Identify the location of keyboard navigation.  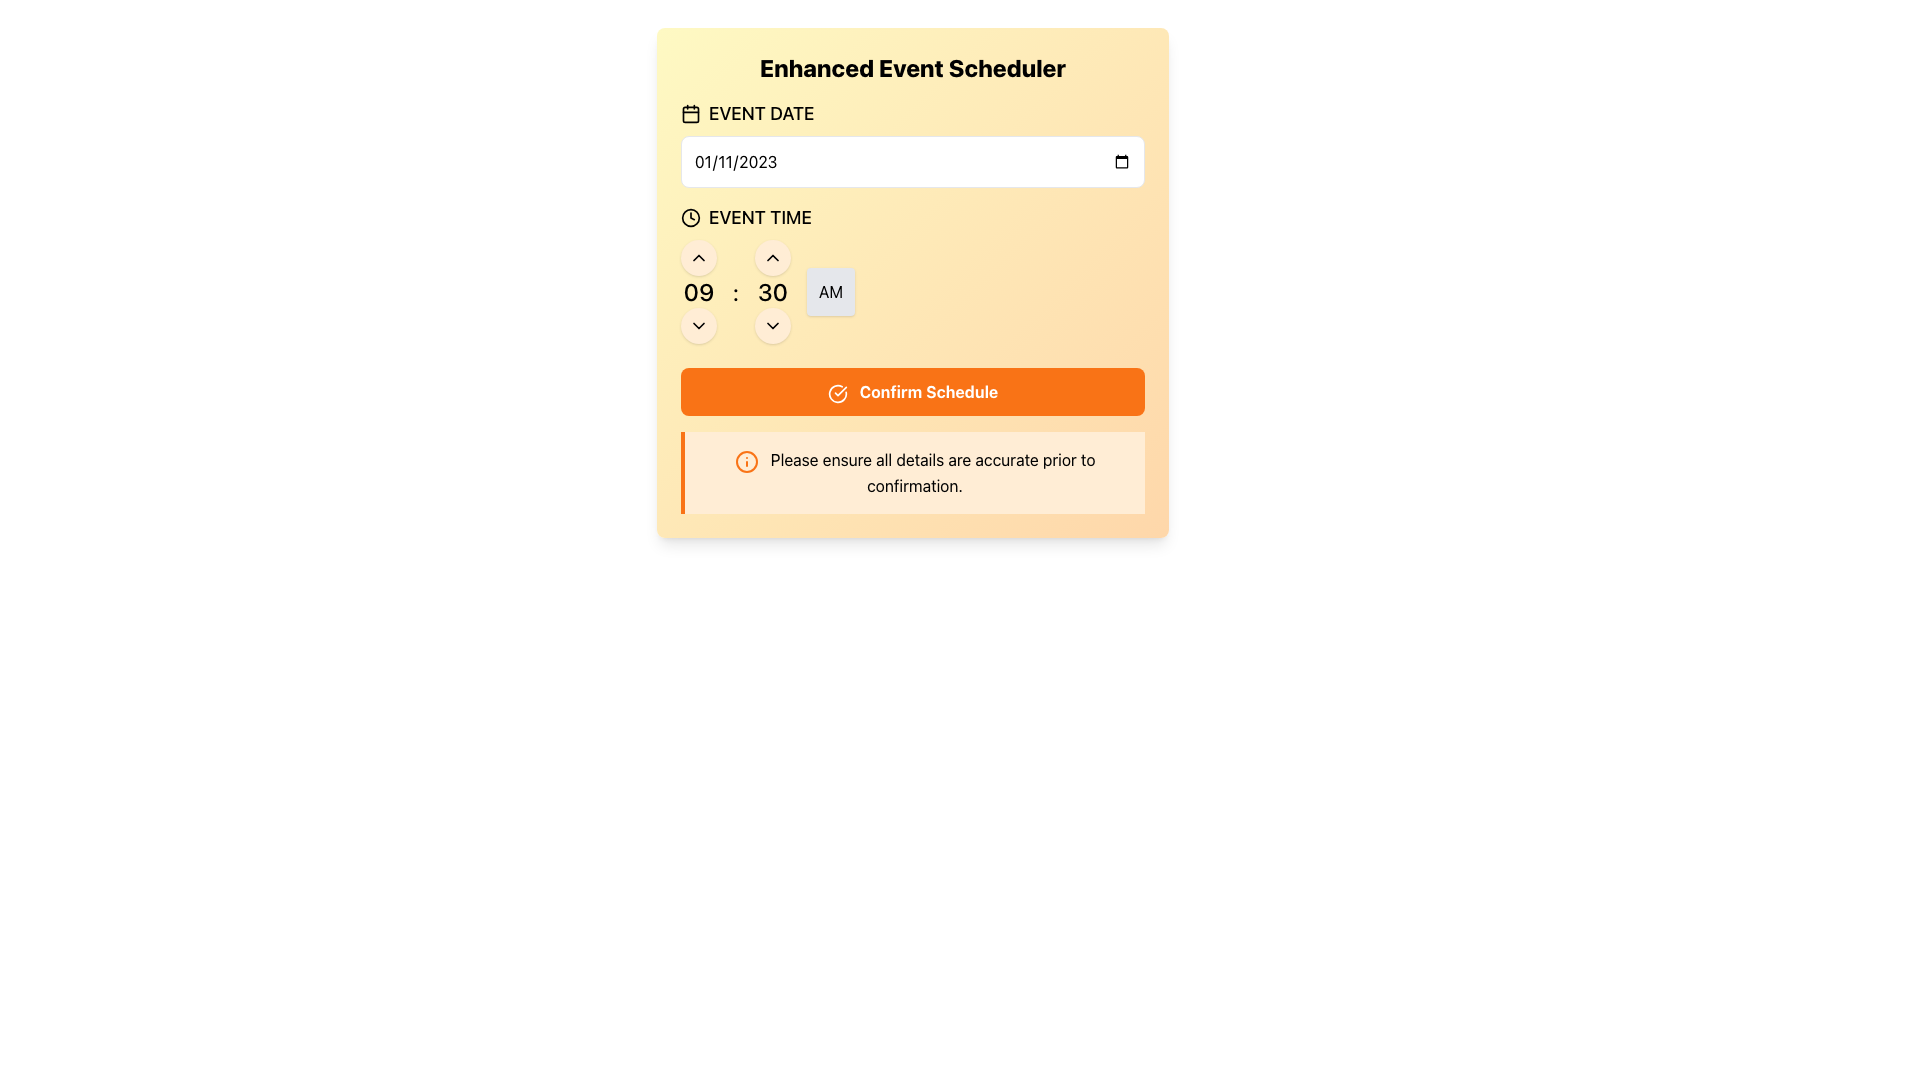
(911, 142).